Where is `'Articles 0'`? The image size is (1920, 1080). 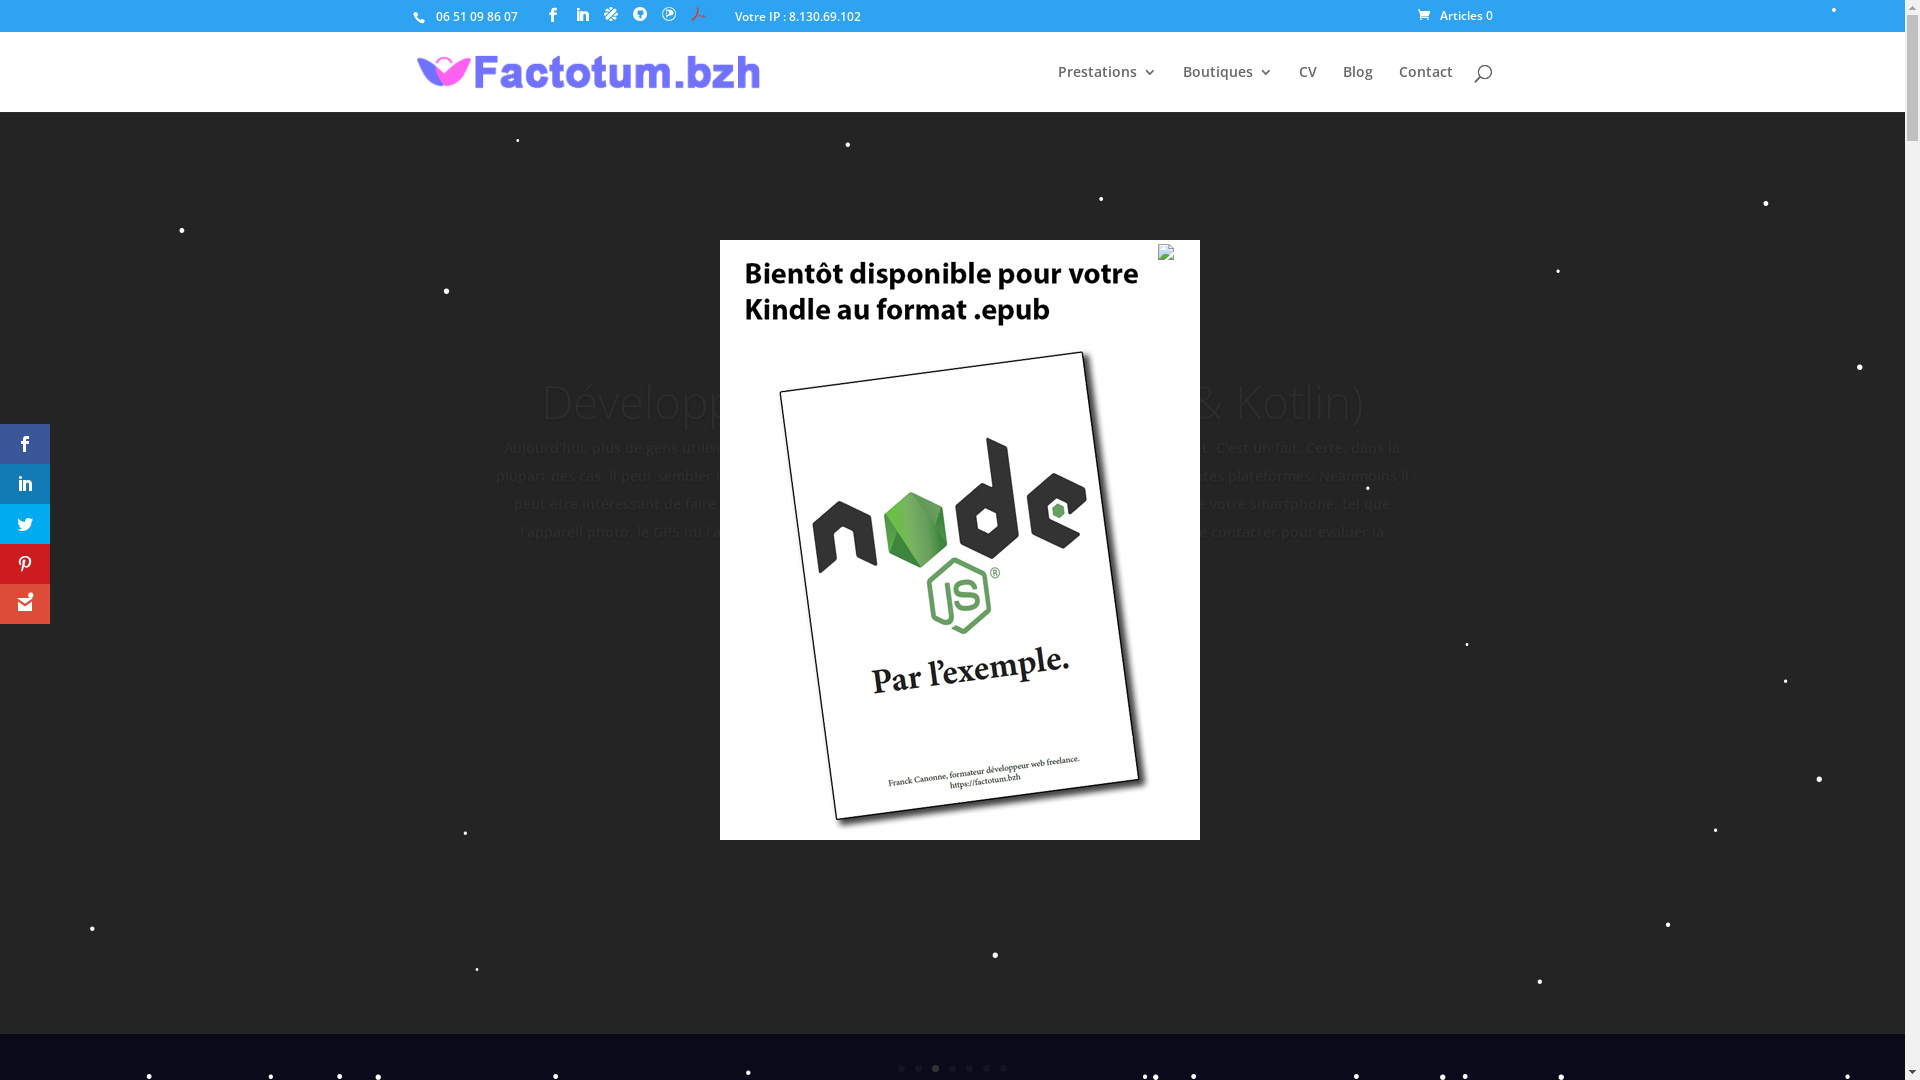 'Articles 0' is located at coordinates (1455, 15).